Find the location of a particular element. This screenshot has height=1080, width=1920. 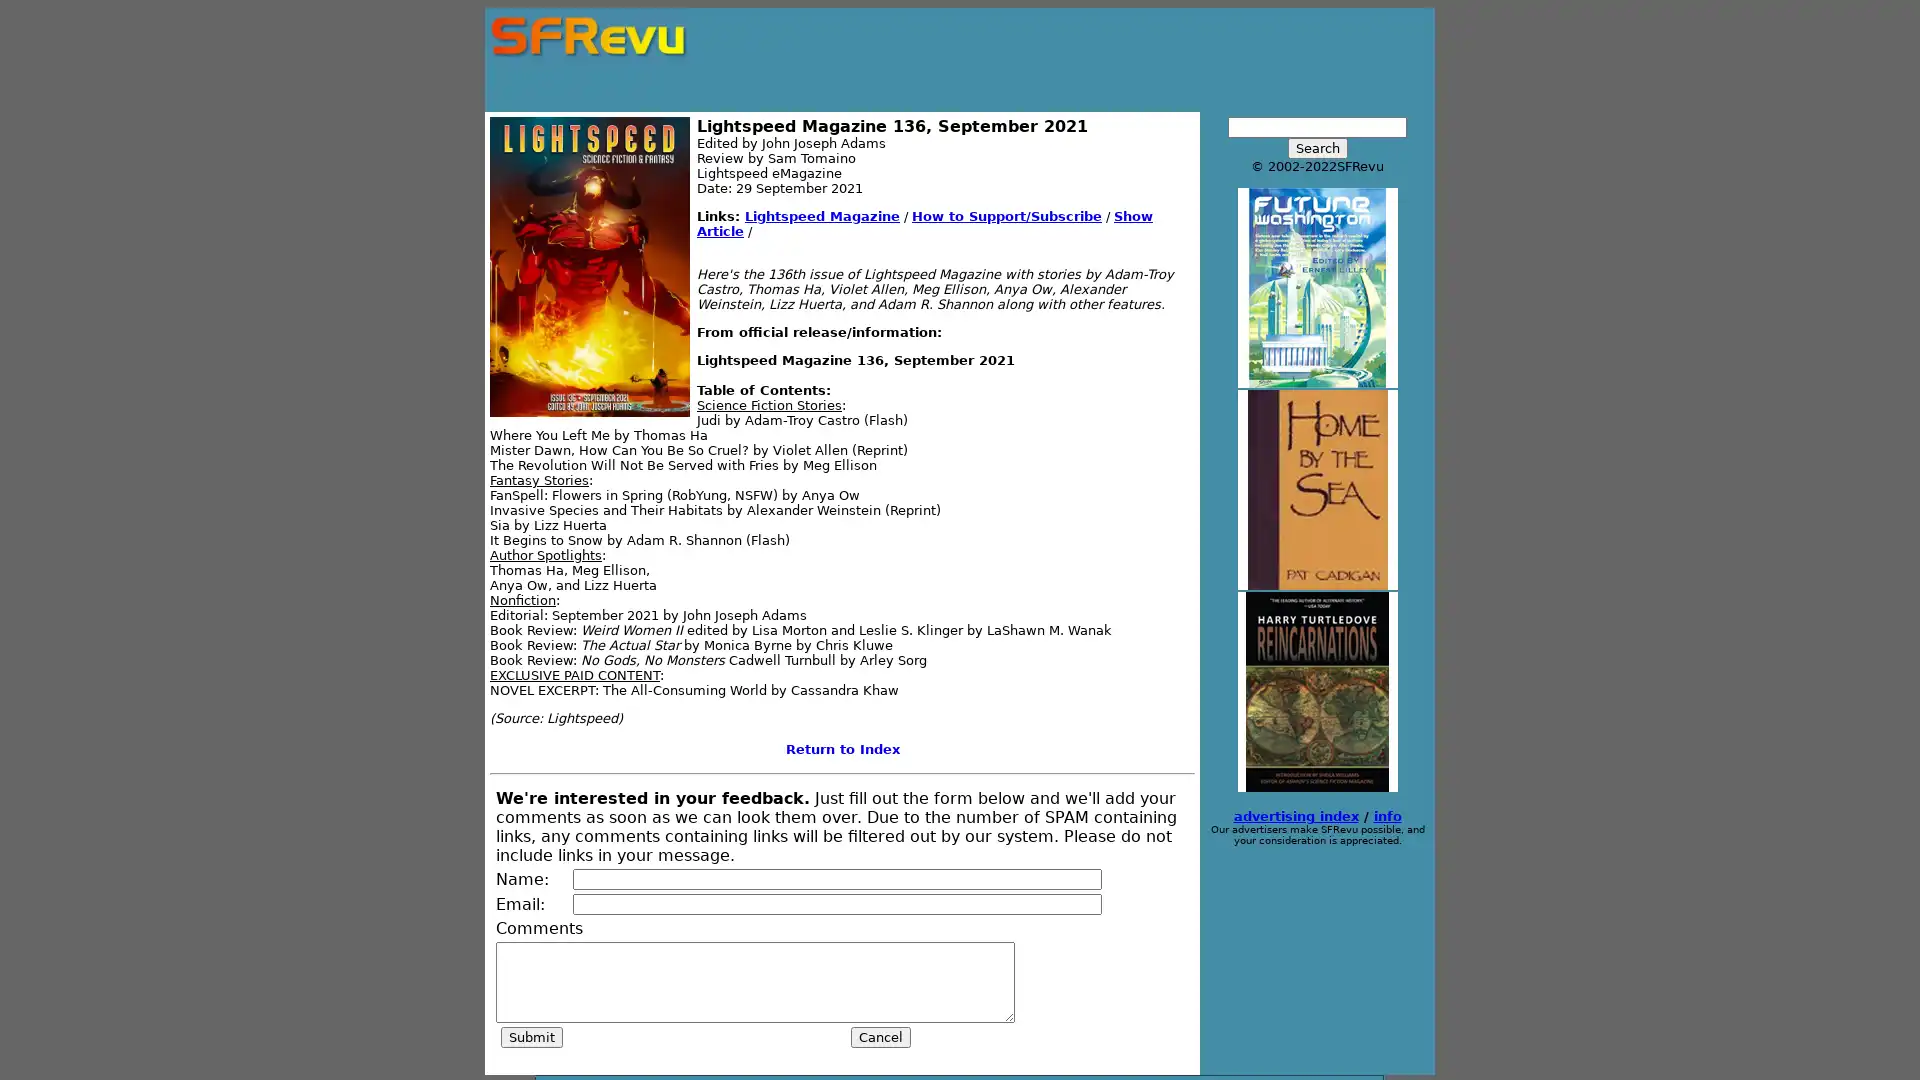

Submit is located at coordinates (532, 1036).